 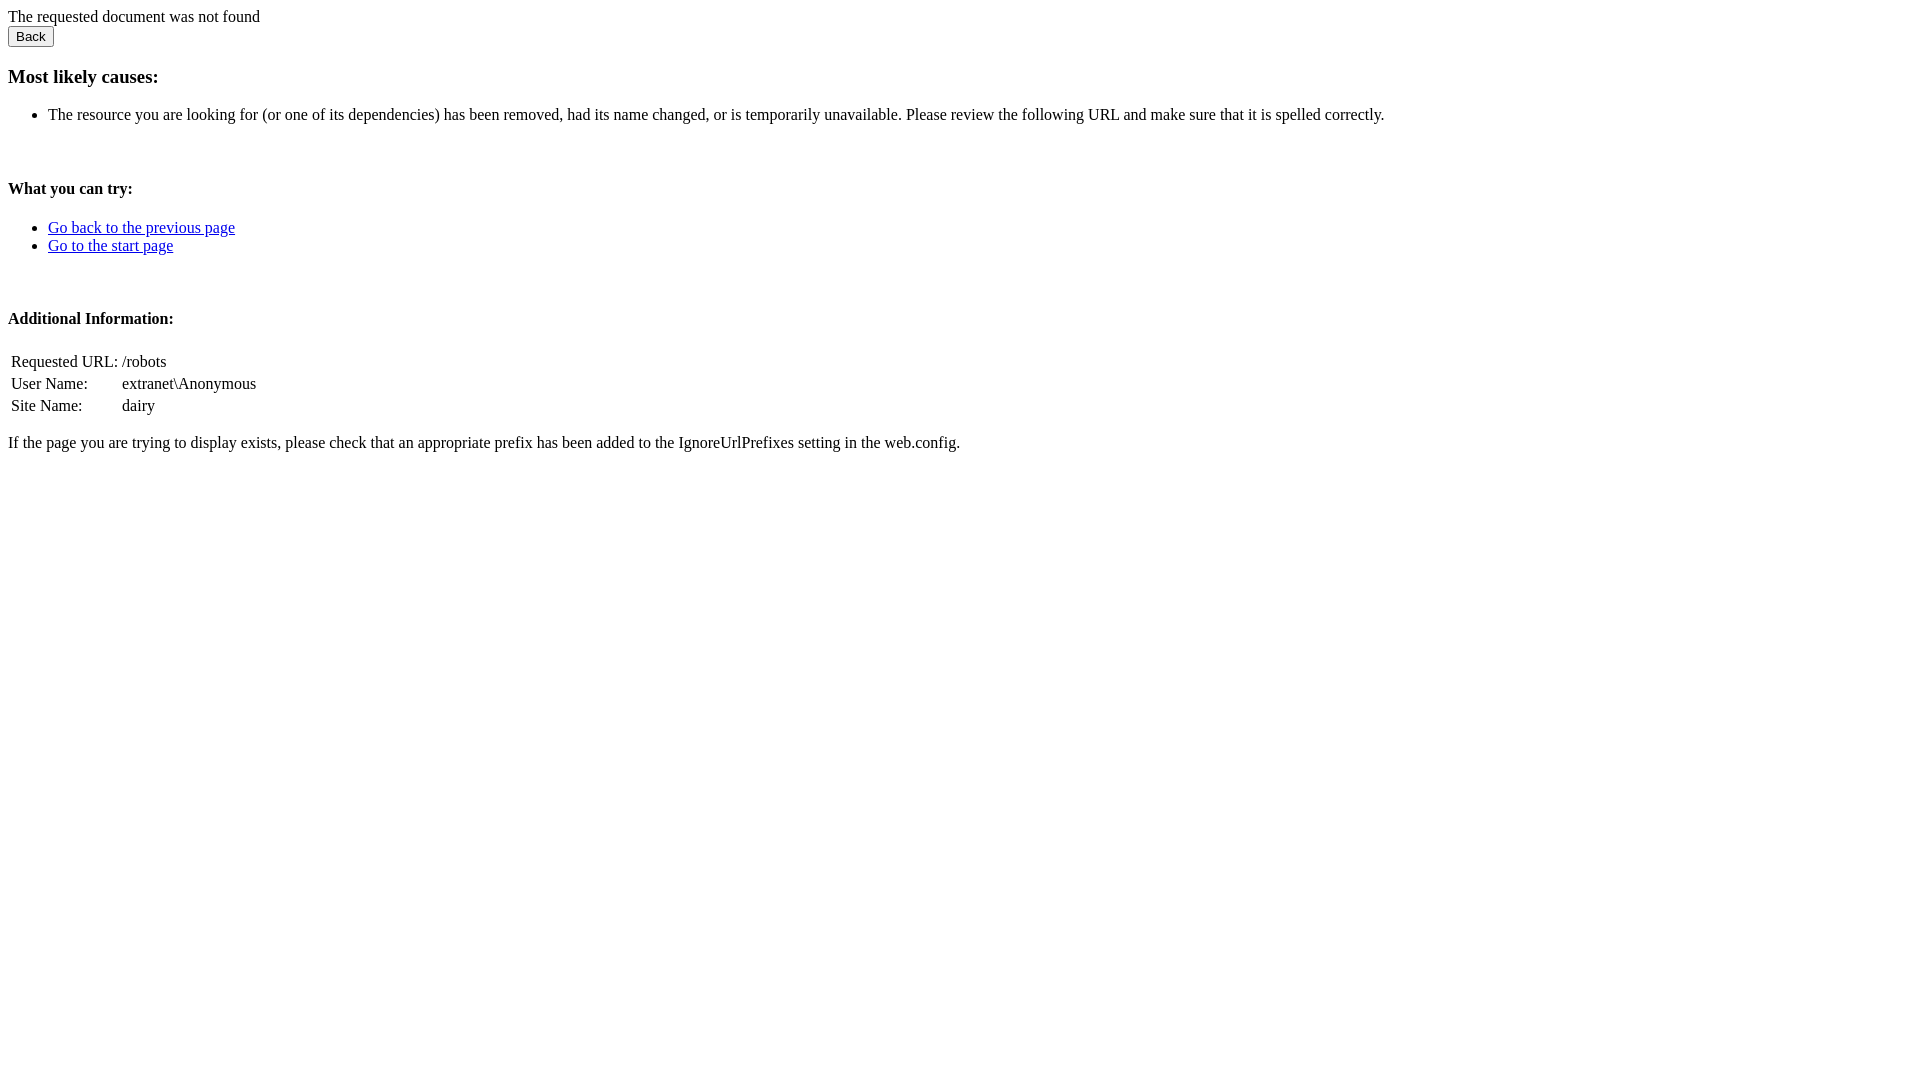 What do you see at coordinates (140, 226) in the screenshot?
I see `'Go back to the previous page'` at bounding box center [140, 226].